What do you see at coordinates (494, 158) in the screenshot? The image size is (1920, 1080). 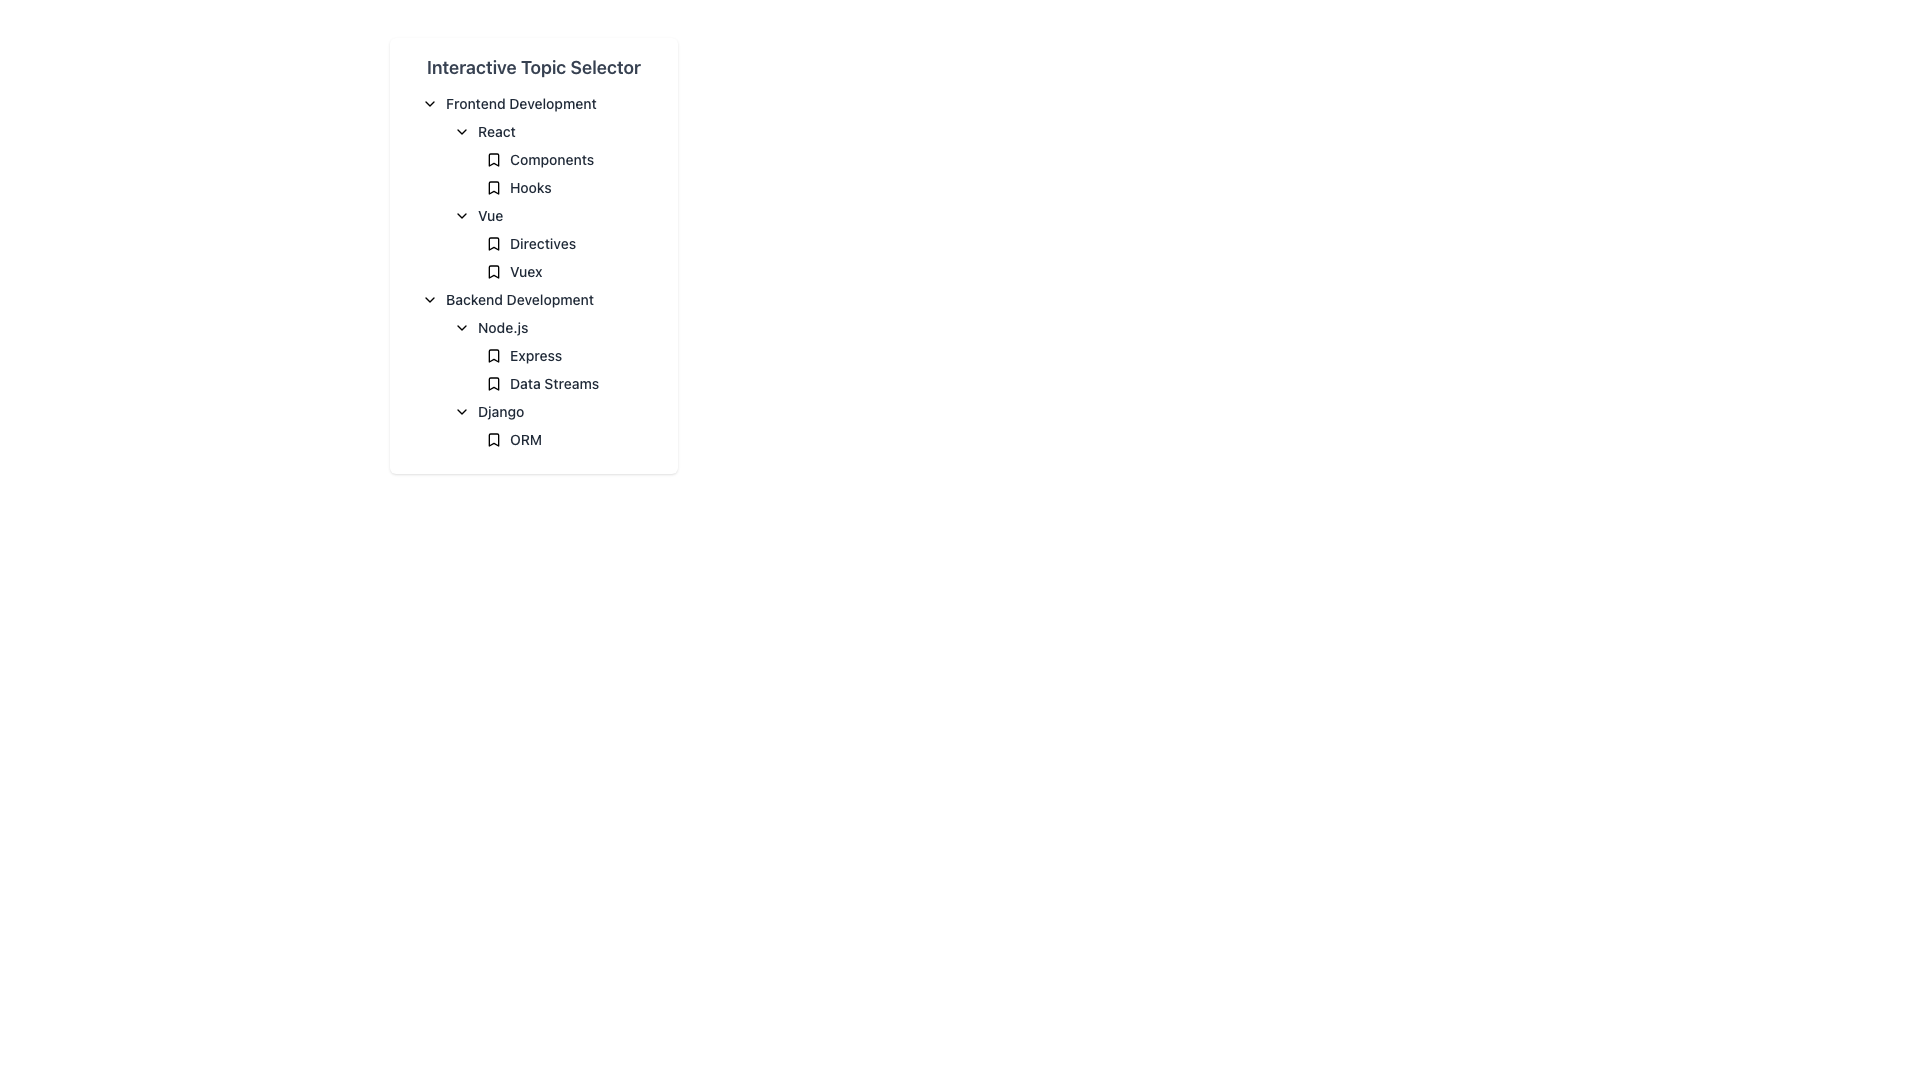 I see `the bookmark-shaped icon located to the left of the 'Components' label in the 'React' category under 'Frontend Development' to interact with its attached function` at bounding box center [494, 158].